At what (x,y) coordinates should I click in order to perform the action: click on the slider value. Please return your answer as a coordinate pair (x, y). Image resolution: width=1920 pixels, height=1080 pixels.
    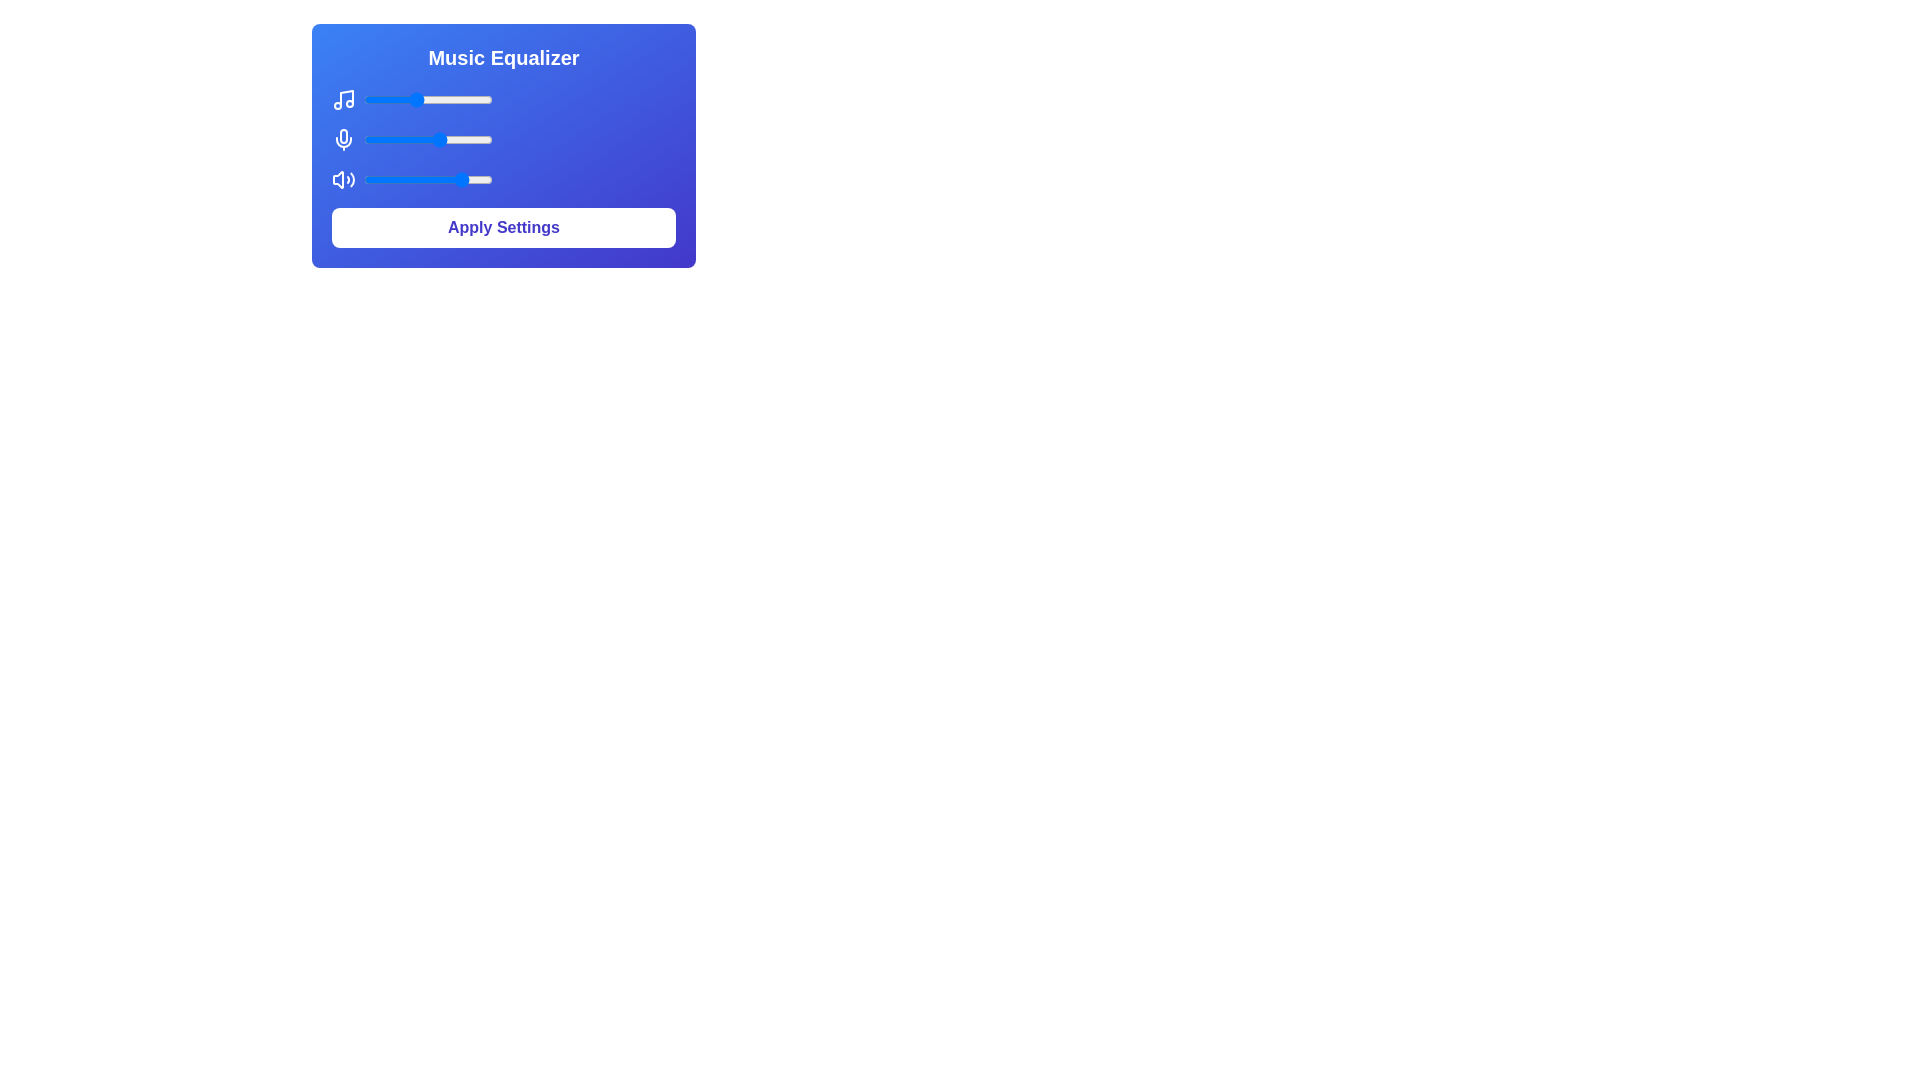
    Looking at the image, I should click on (486, 138).